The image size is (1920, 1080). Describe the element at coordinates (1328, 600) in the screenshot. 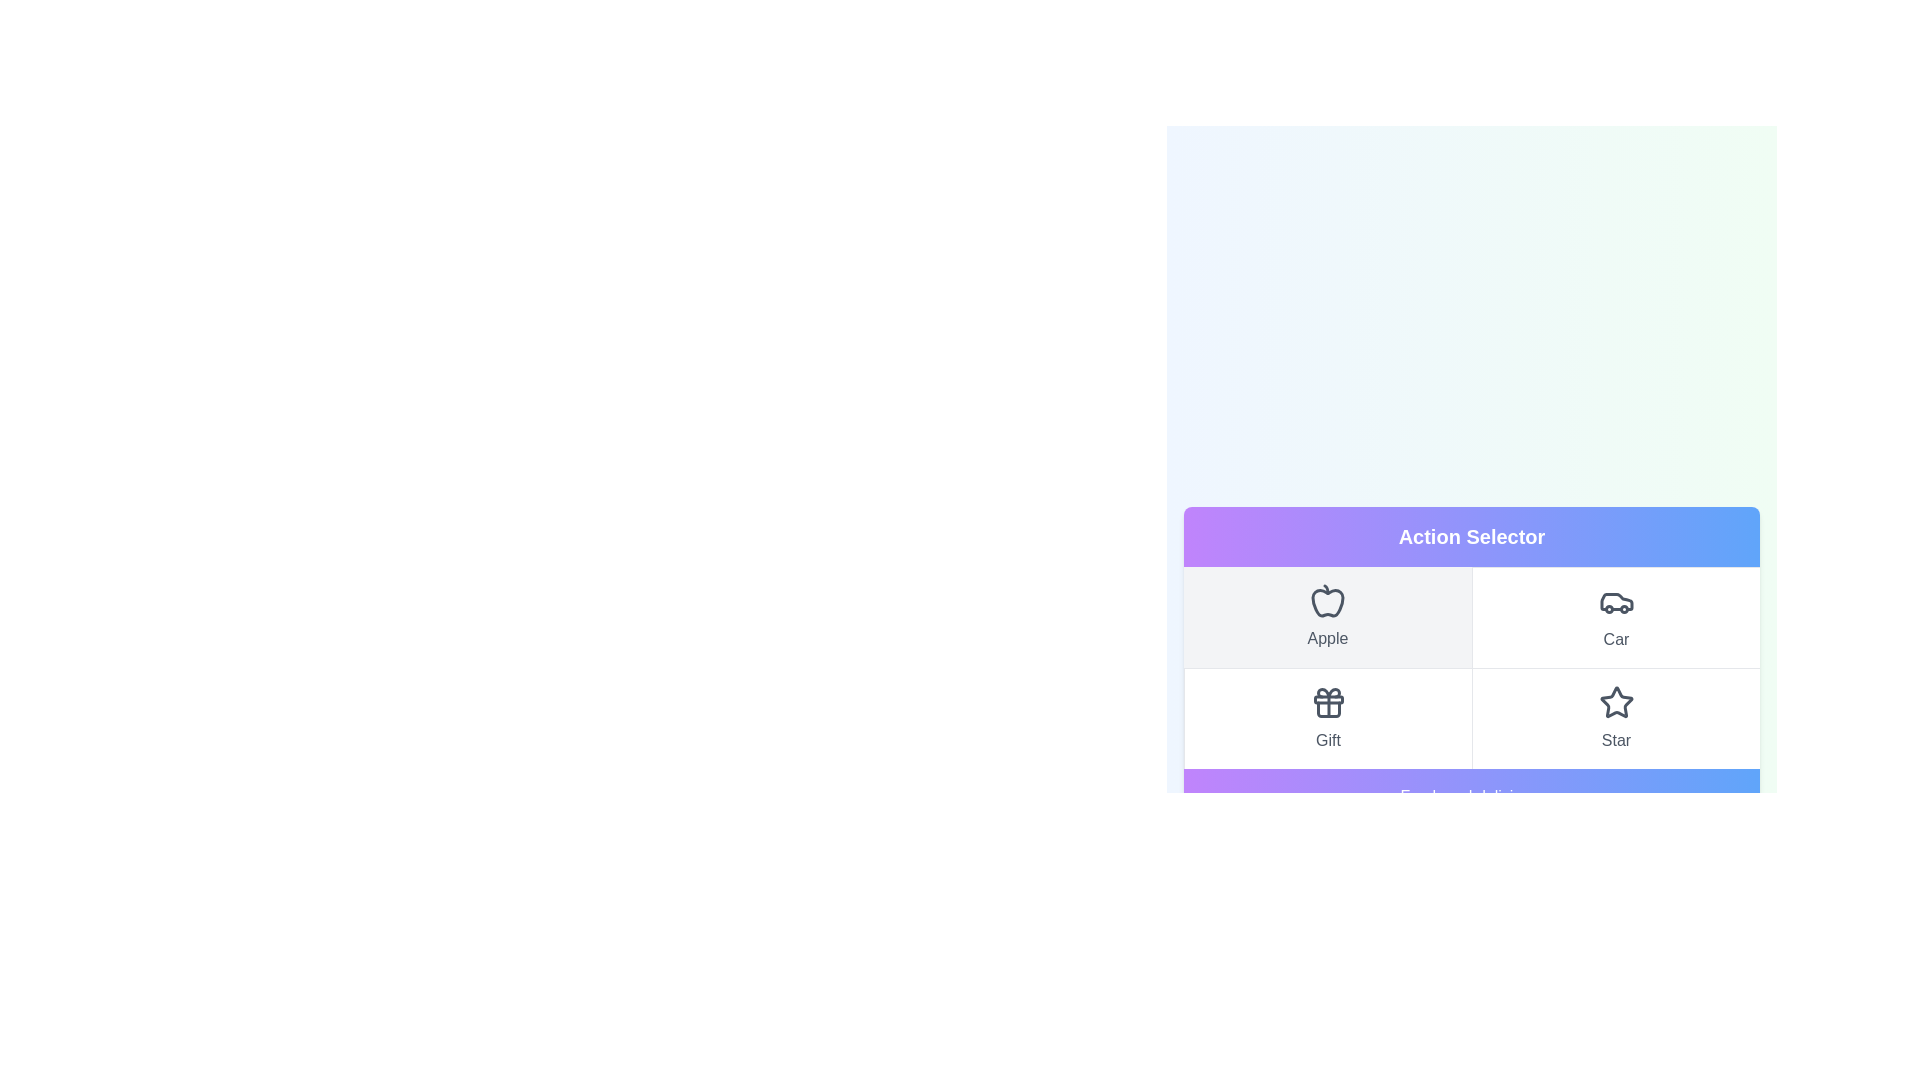

I see `the apple SVG icon outlined in dark gray located in the top-left cell of a 2x2 grid layout, with the label 'Apple' below it` at that location.